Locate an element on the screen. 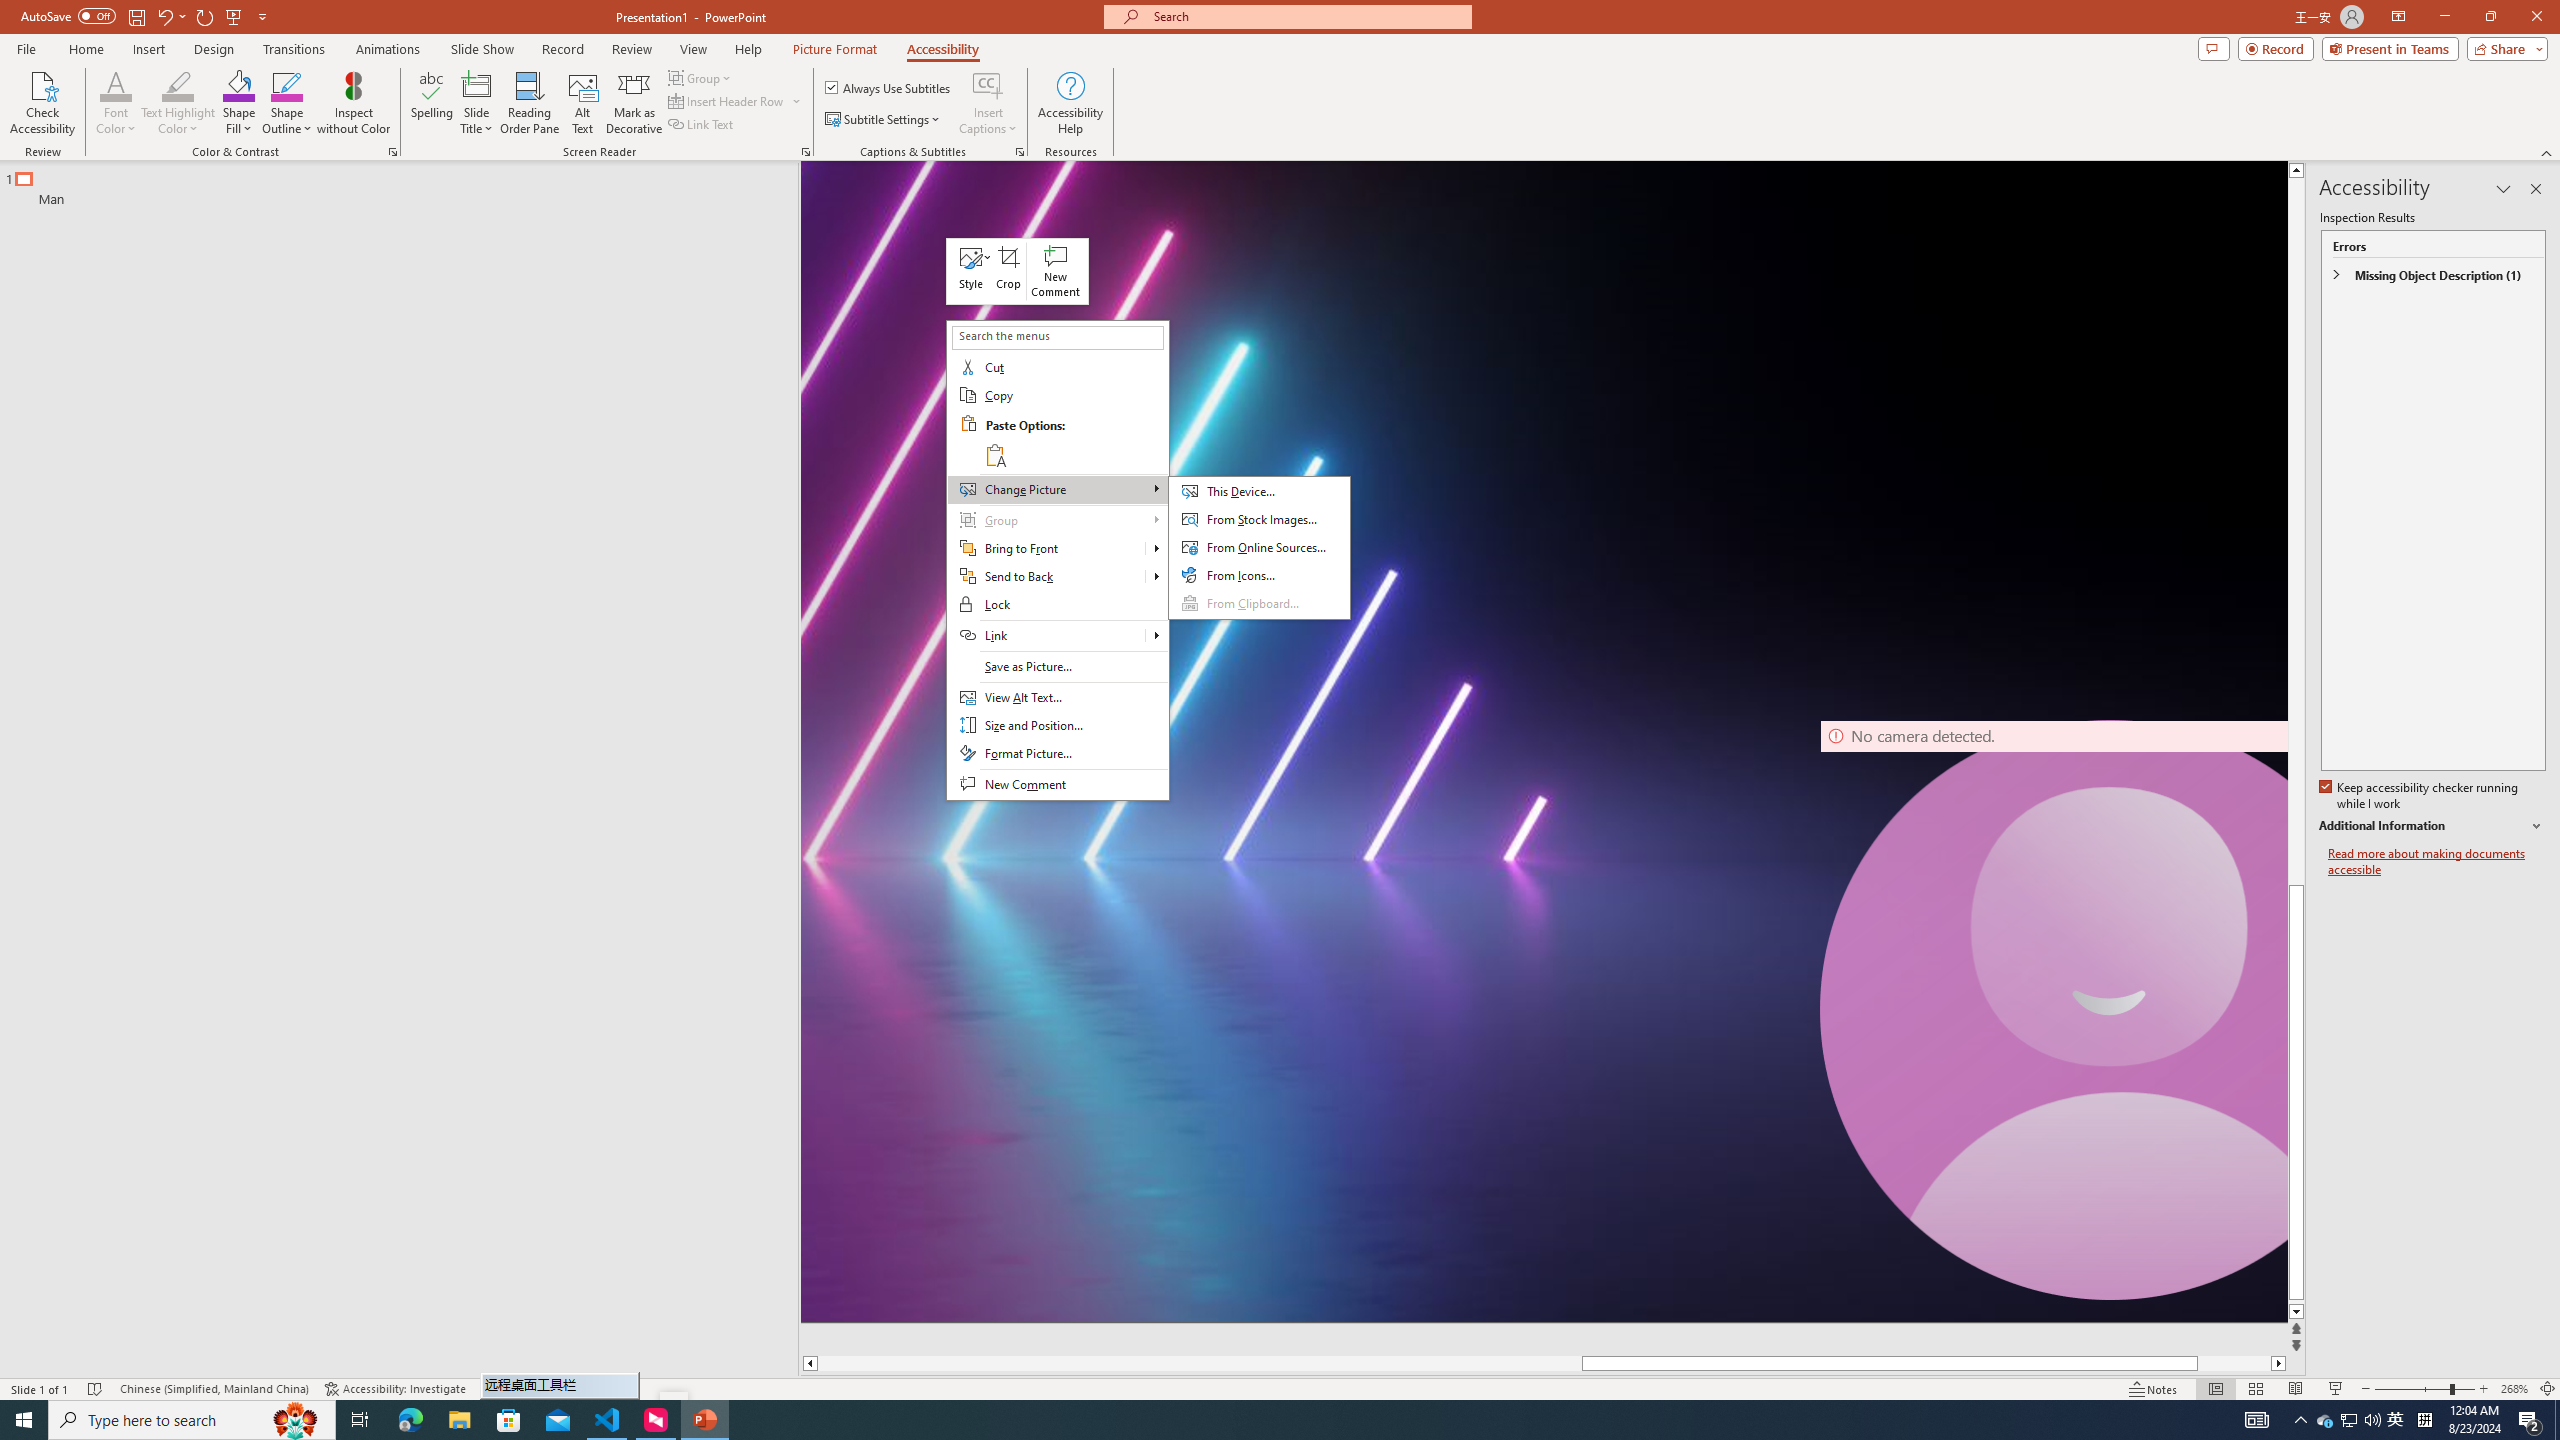  'From Clipboard...' is located at coordinates (1259, 604).